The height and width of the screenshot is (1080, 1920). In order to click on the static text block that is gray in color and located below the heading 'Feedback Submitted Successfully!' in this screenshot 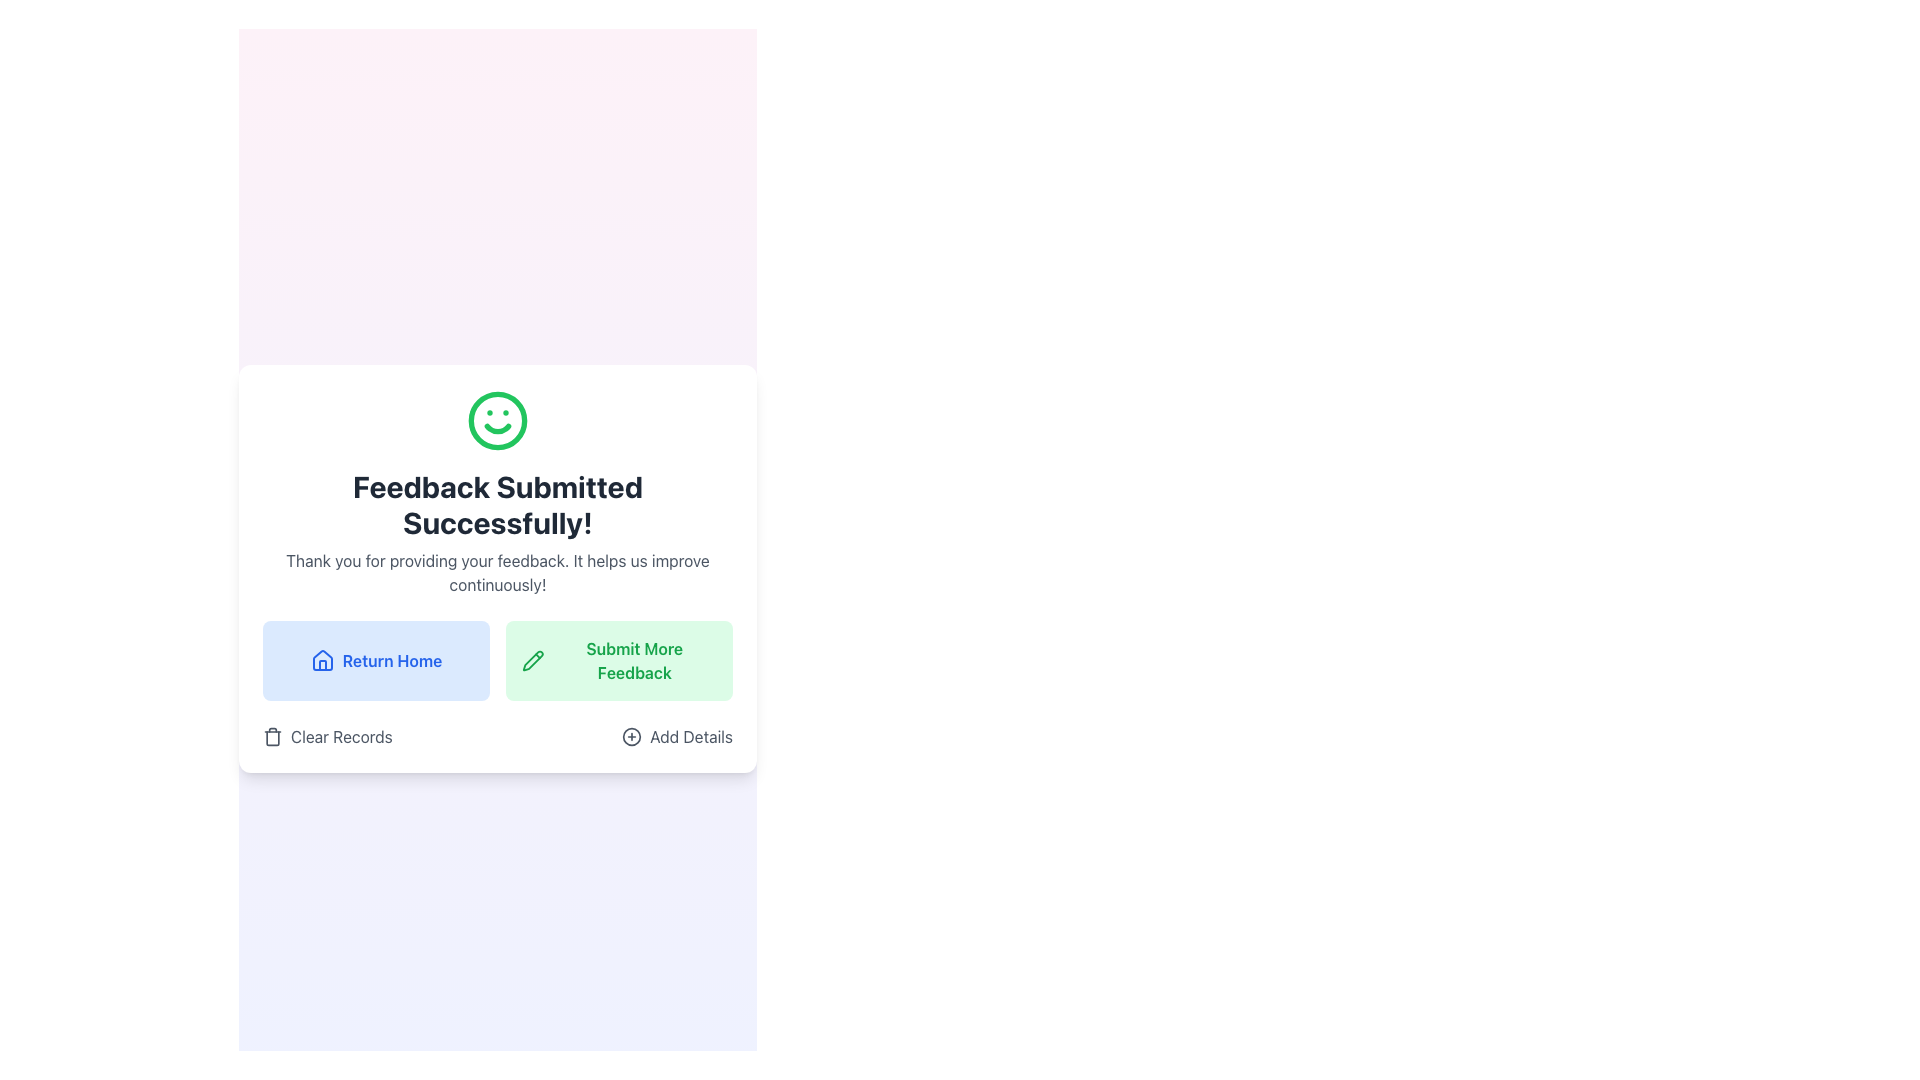, I will do `click(498, 573)`.